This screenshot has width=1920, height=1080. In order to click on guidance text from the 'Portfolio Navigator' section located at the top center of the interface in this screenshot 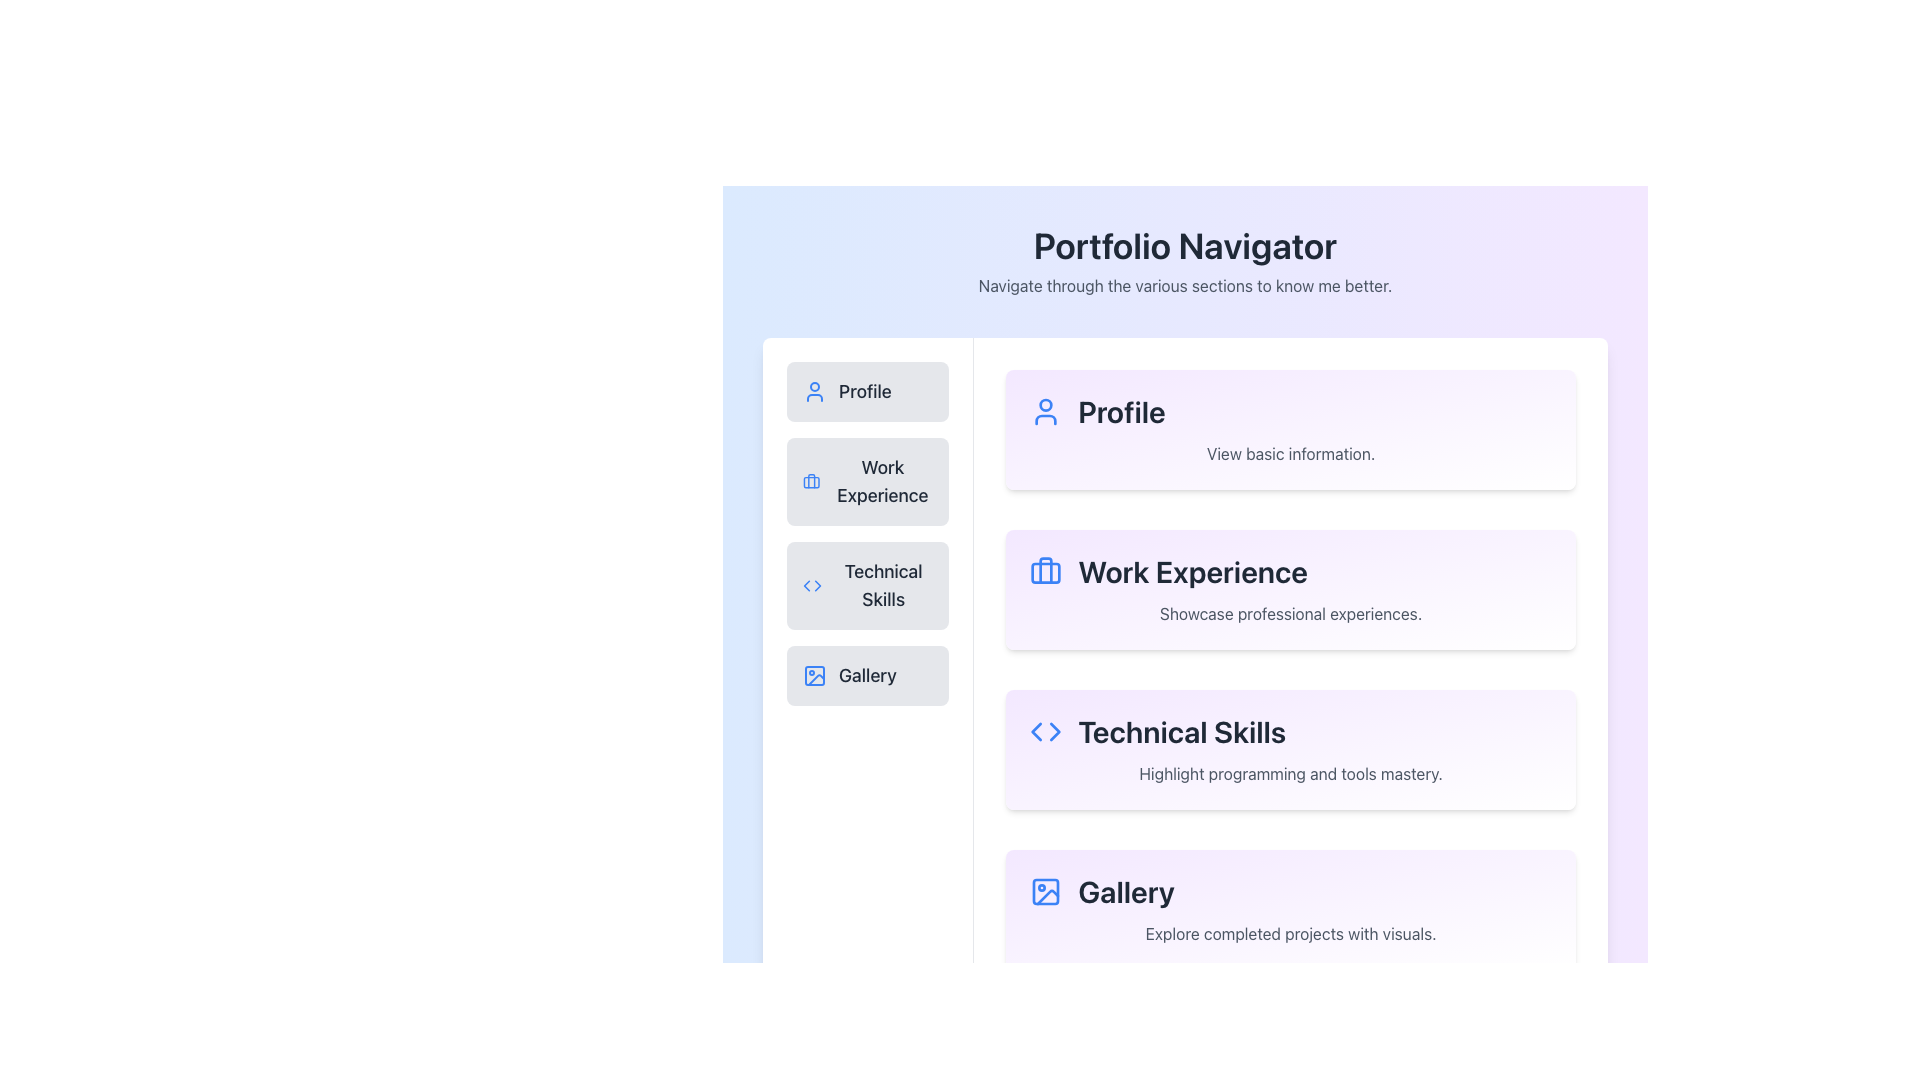, I will do `click(1185, 261)`.